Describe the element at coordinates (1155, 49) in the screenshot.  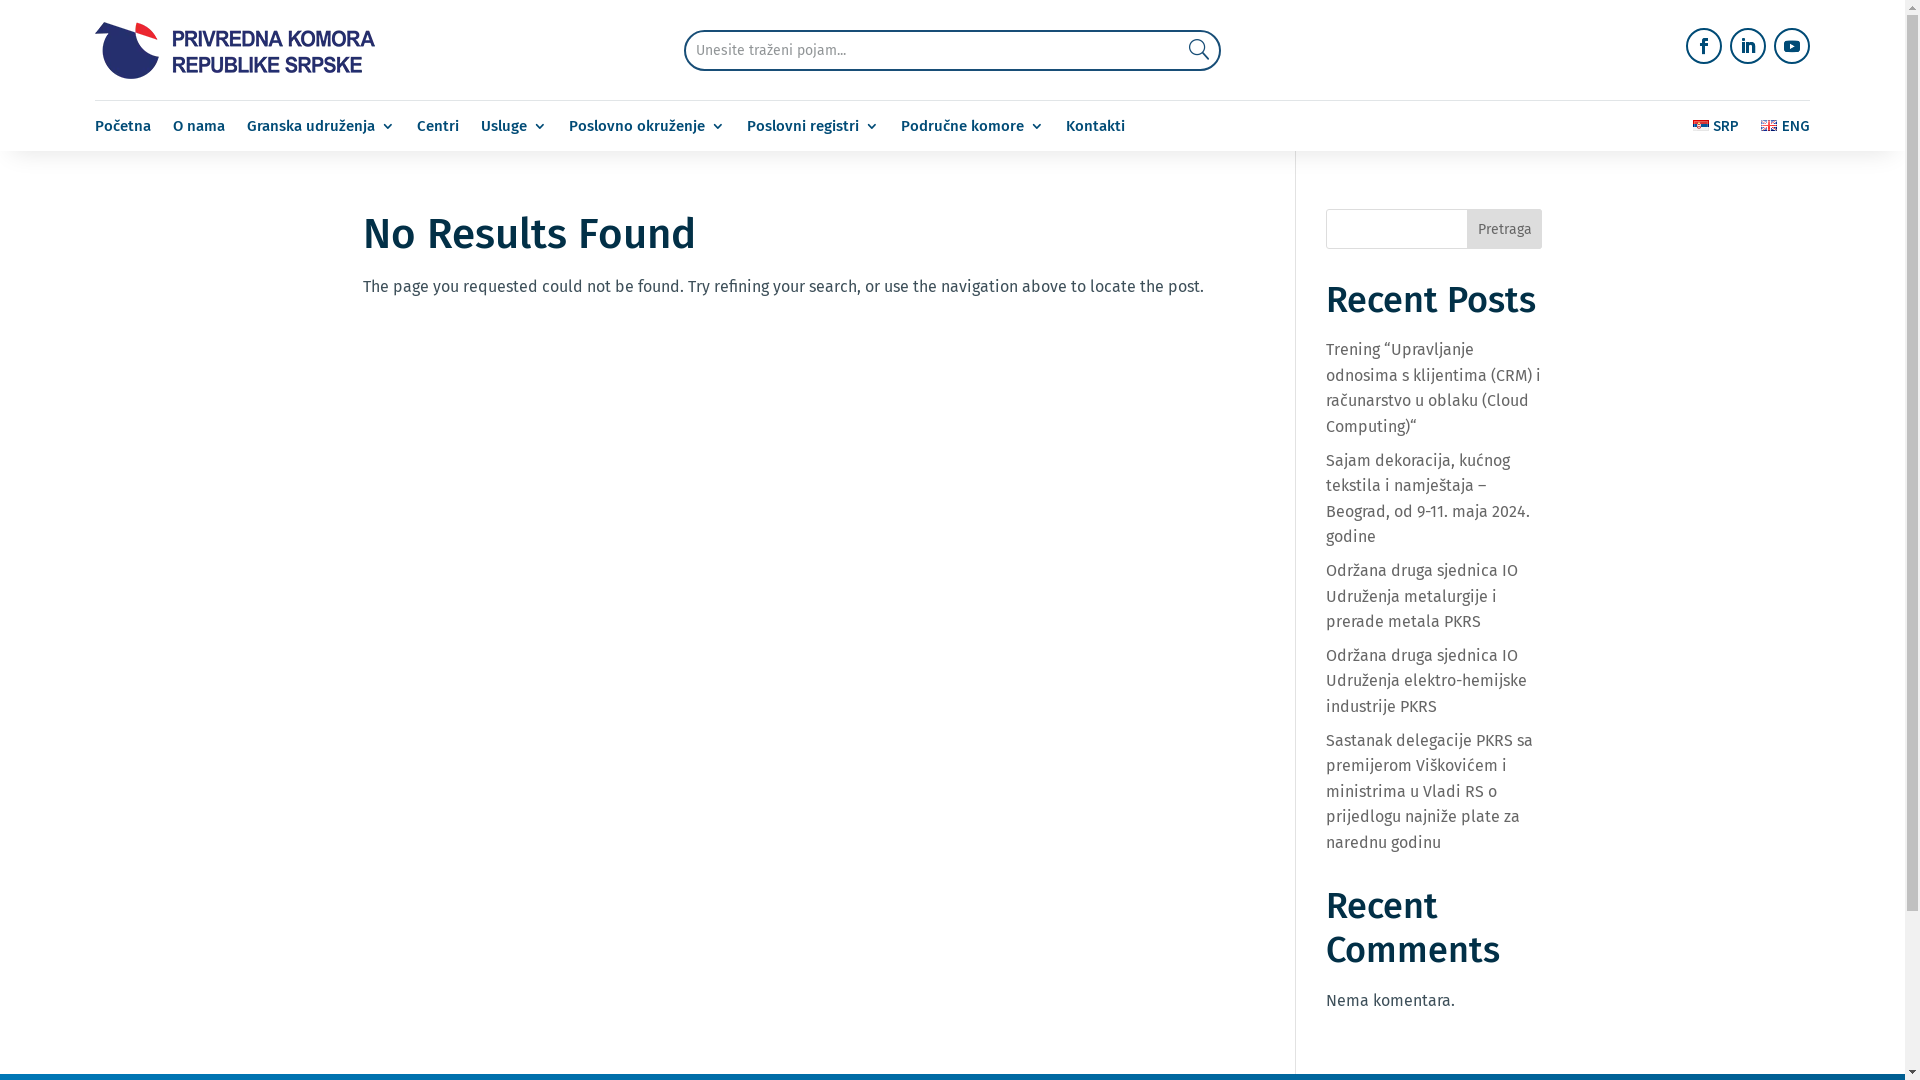
I see `'Search'` at that location.